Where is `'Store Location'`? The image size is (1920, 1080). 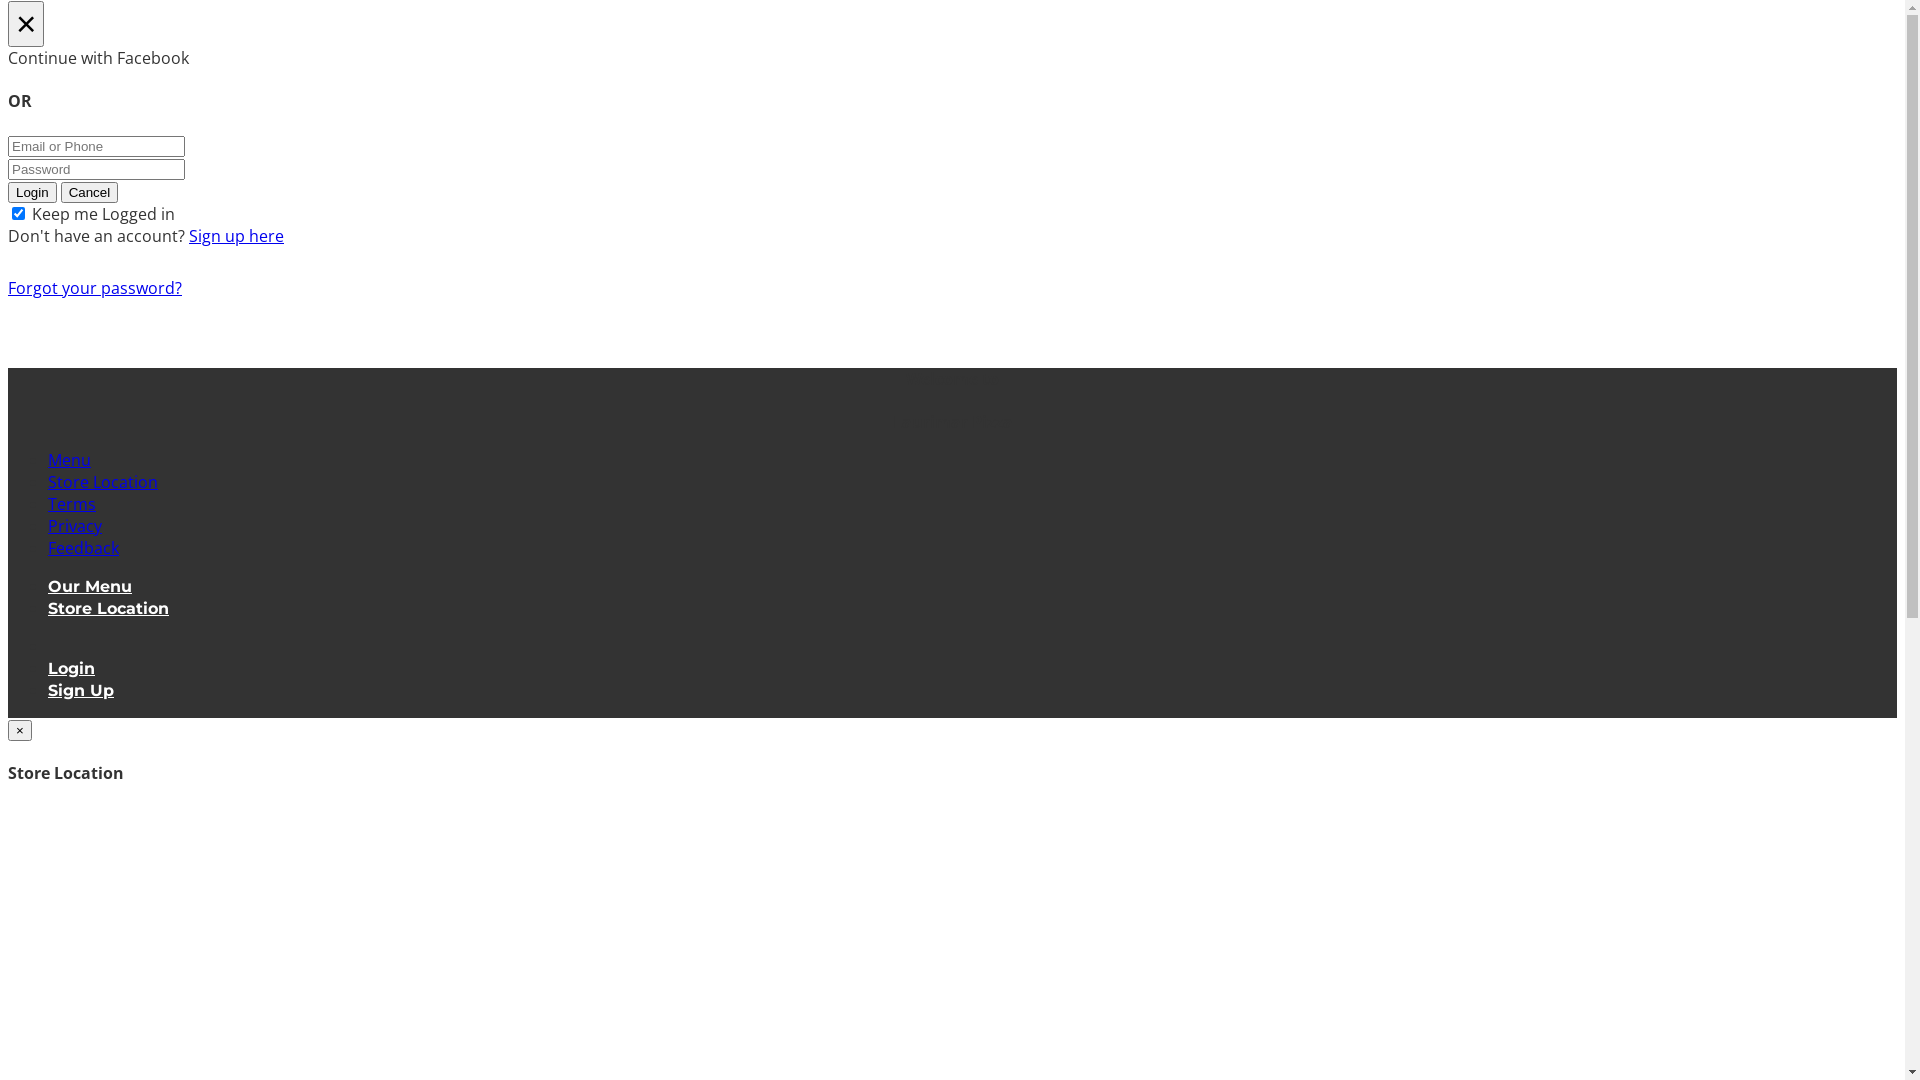
'Store Location' is located at coordinates (107, 607).